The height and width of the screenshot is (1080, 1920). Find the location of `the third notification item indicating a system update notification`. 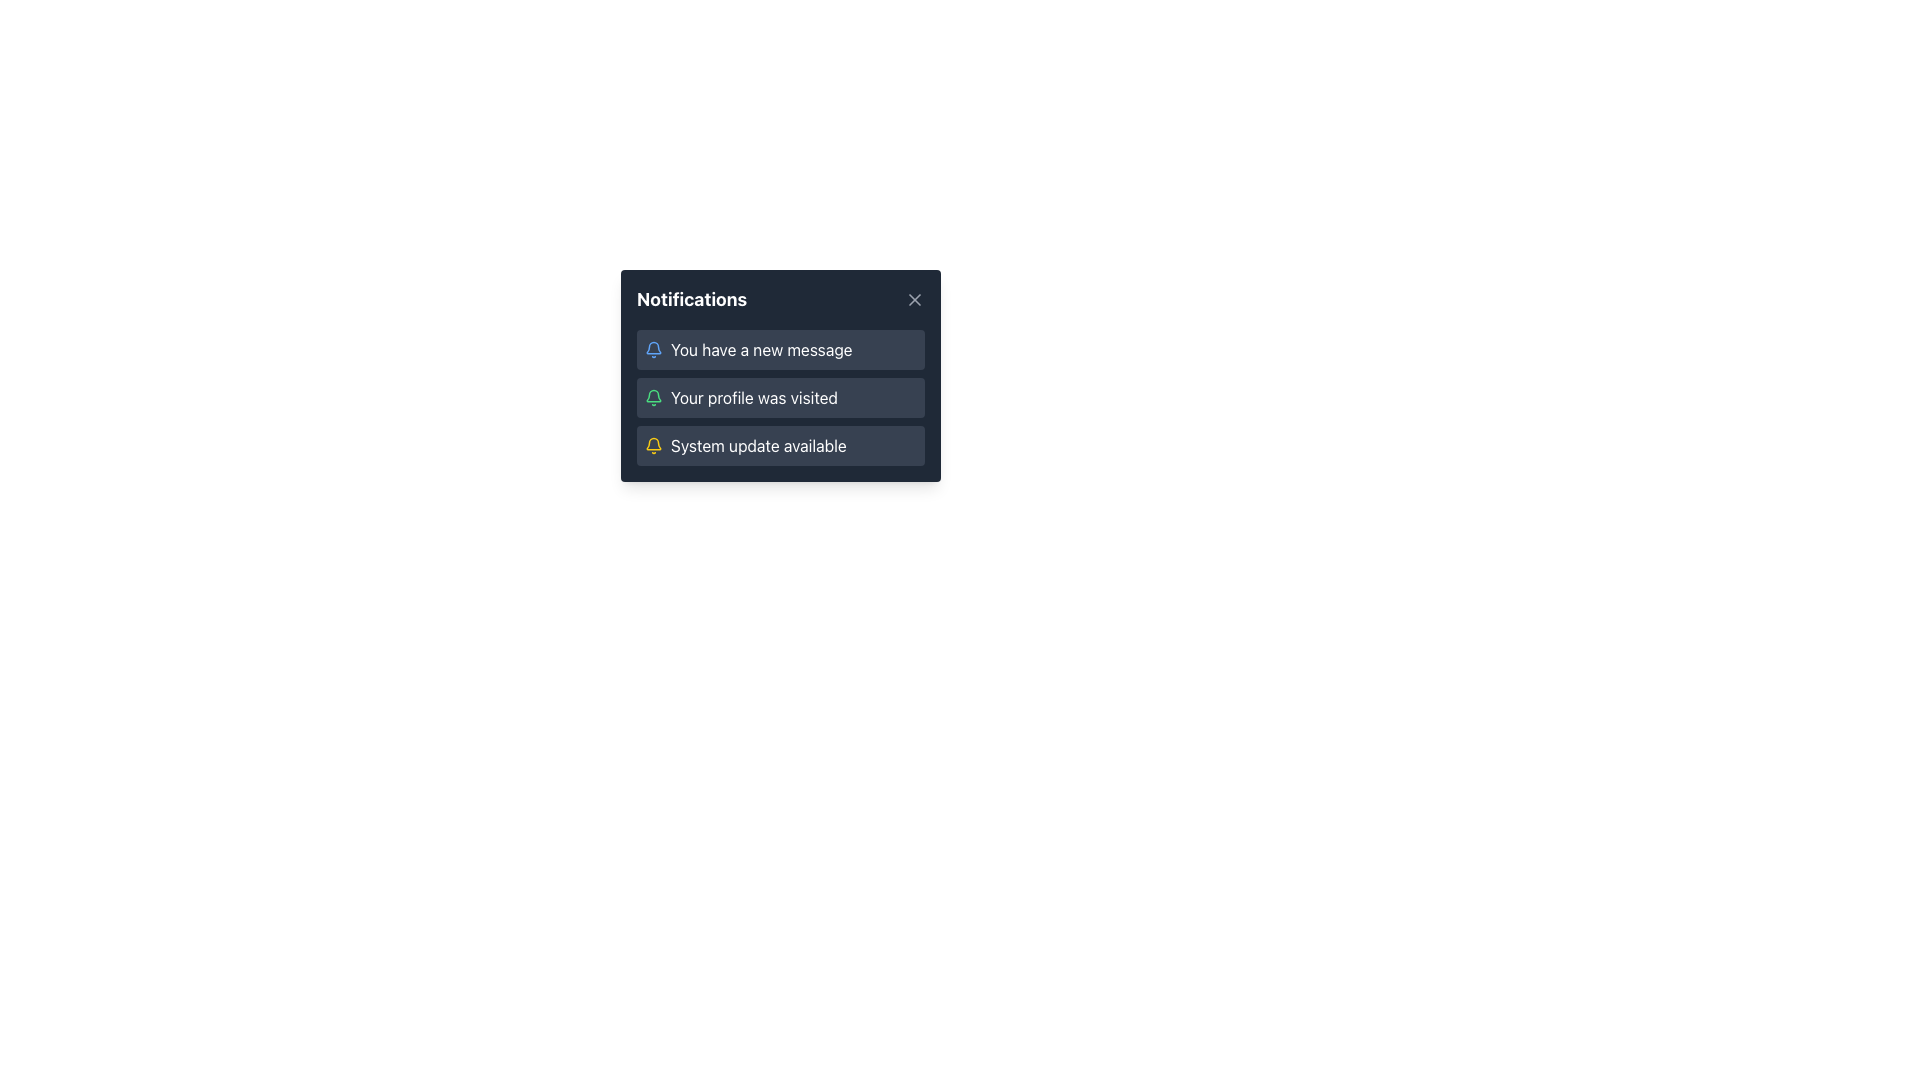

the third notification item indicating a system update notification is located at coordinates (780, 445).